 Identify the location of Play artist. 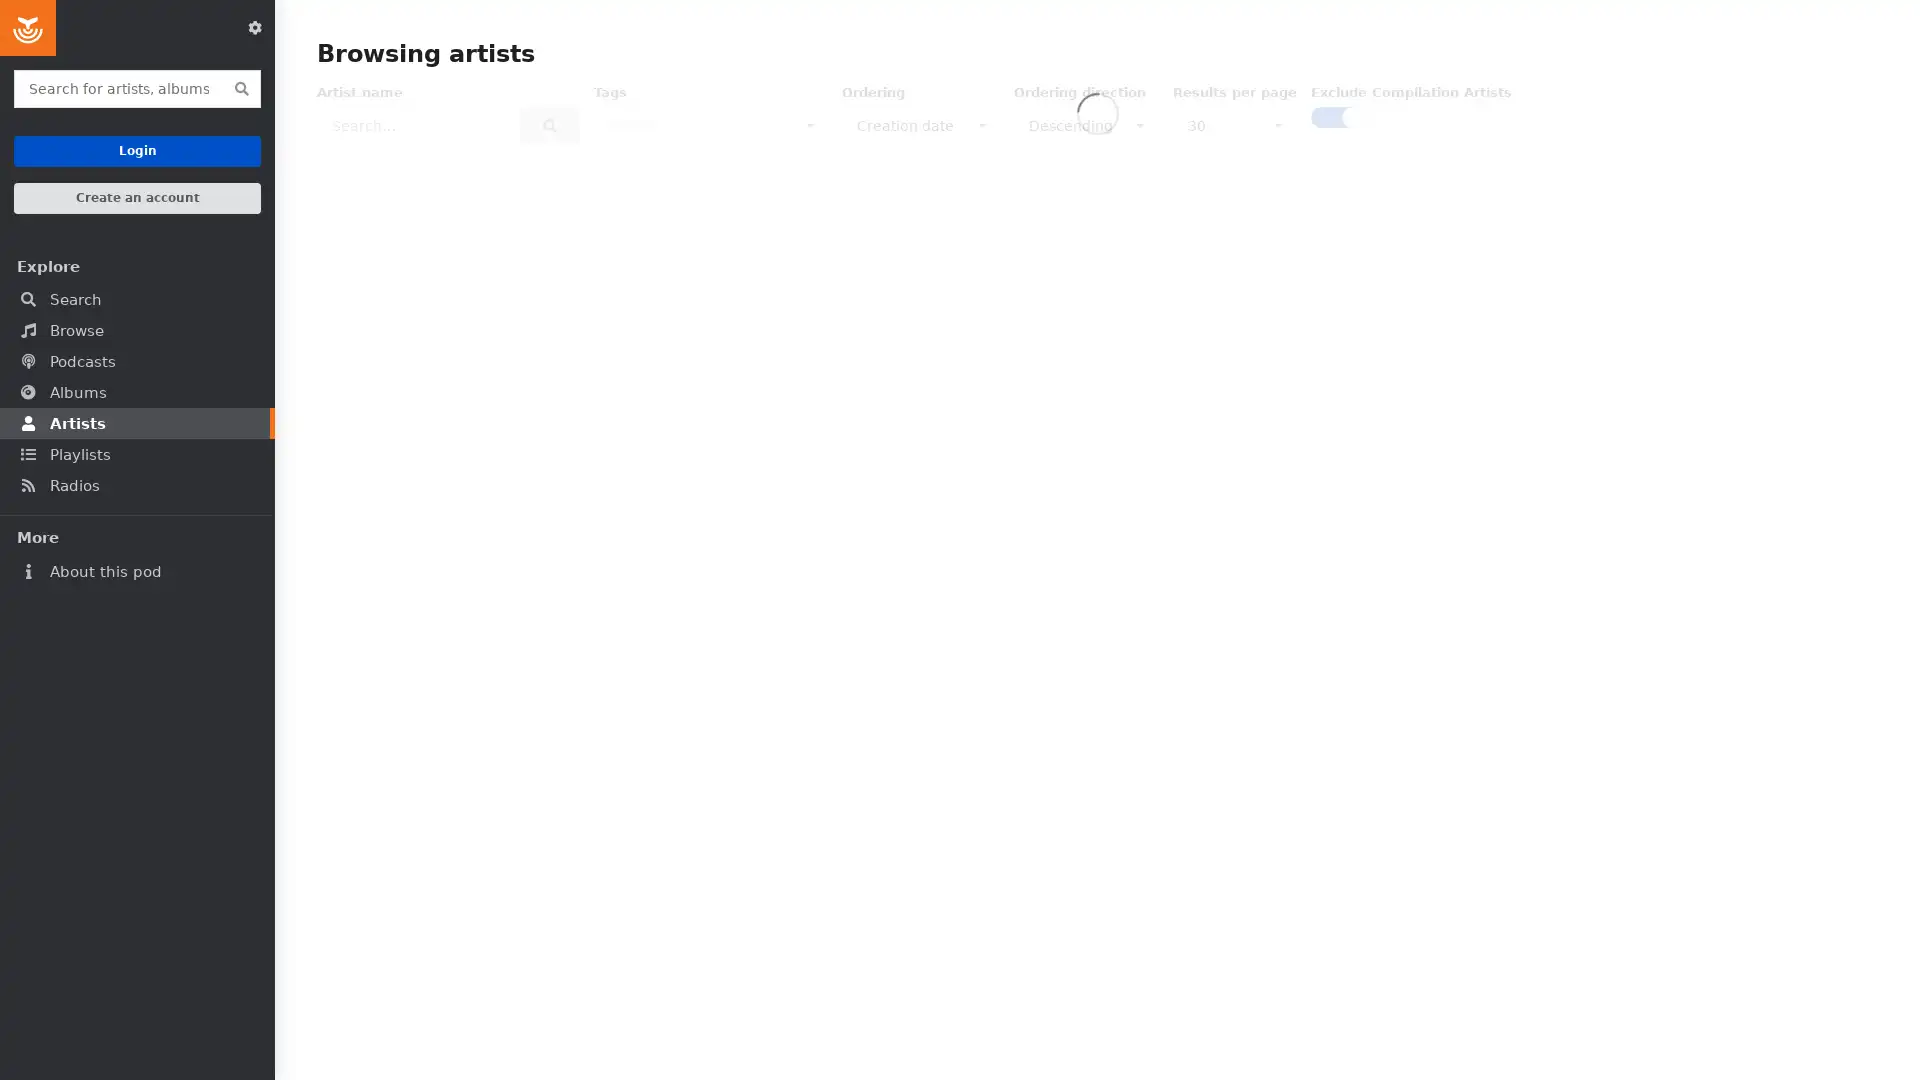
(1786, 688).